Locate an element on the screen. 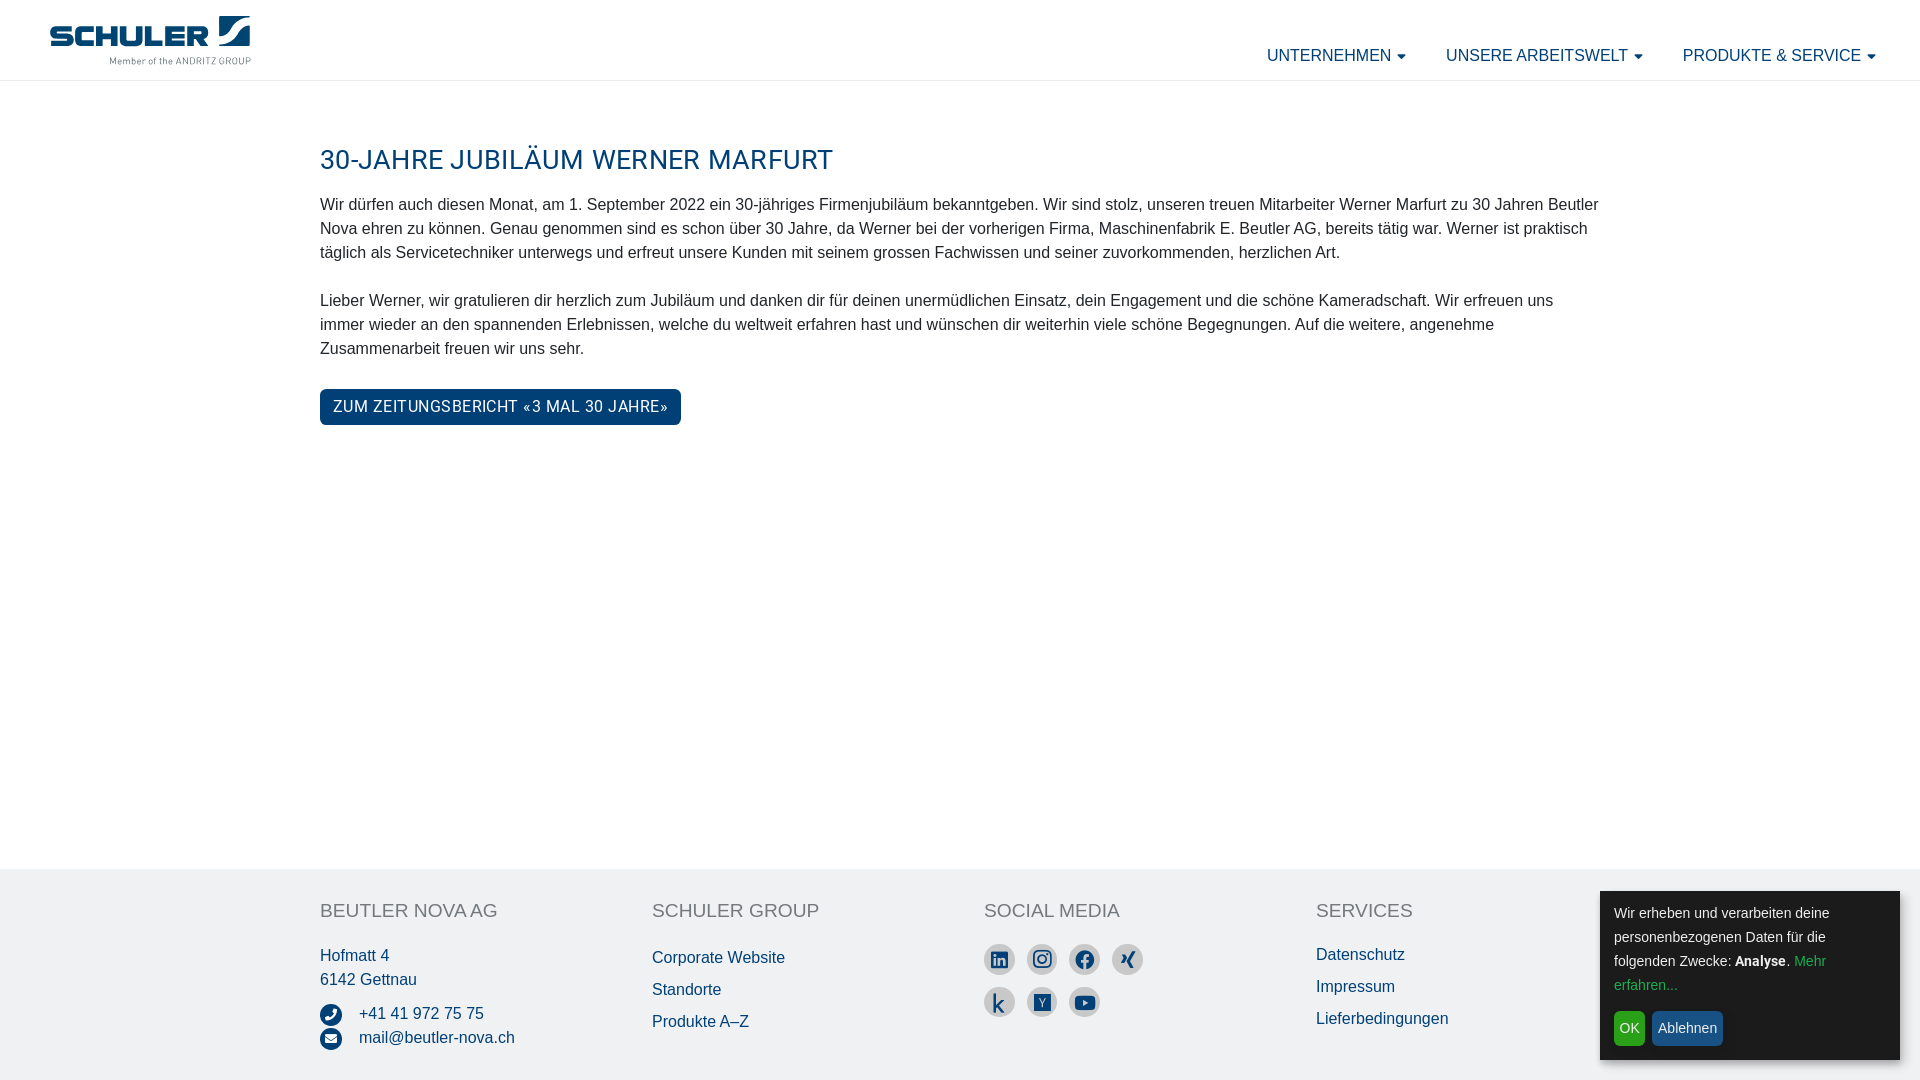  '419727575' is located at coordinates (339, 1014).